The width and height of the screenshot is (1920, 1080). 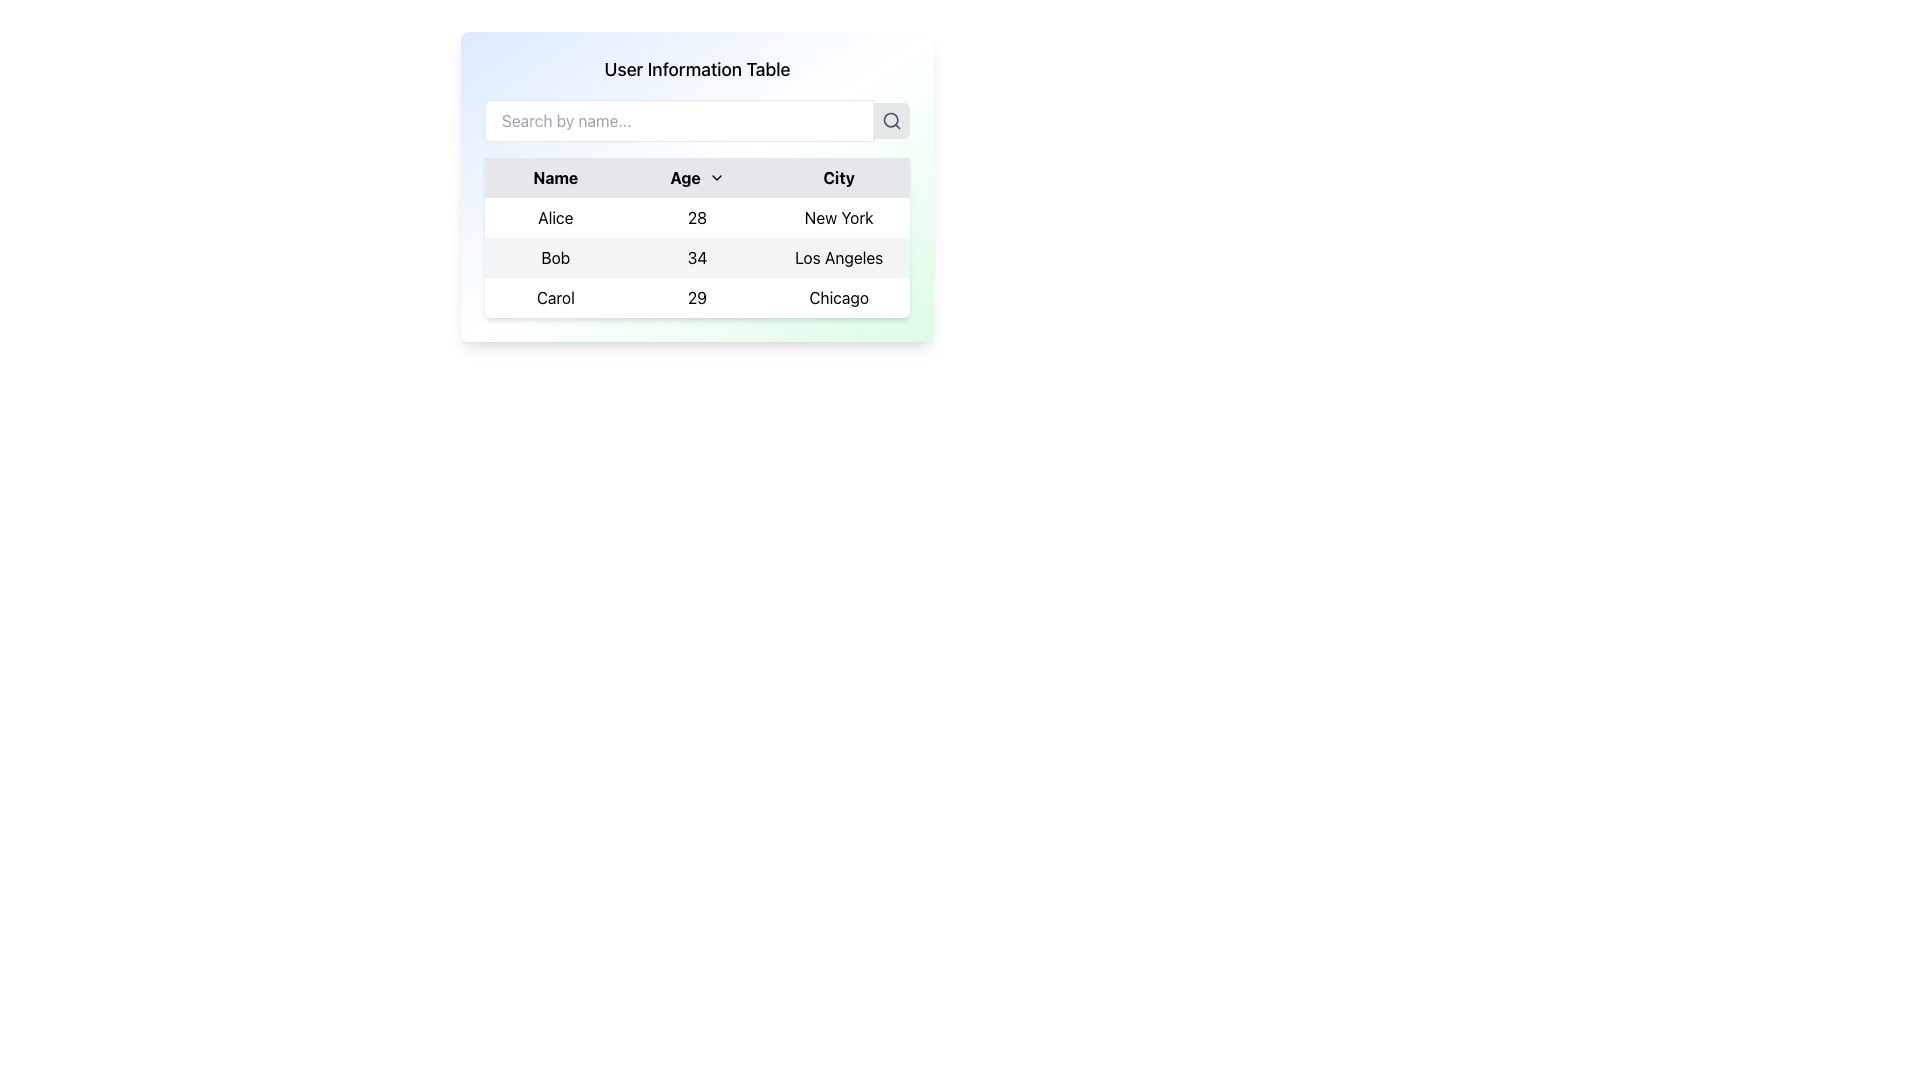 I want to click on the search icon represented by a gray magnifying glass located at the top-right corner of the search bar to initiate a search, so click(x=891, y=120).